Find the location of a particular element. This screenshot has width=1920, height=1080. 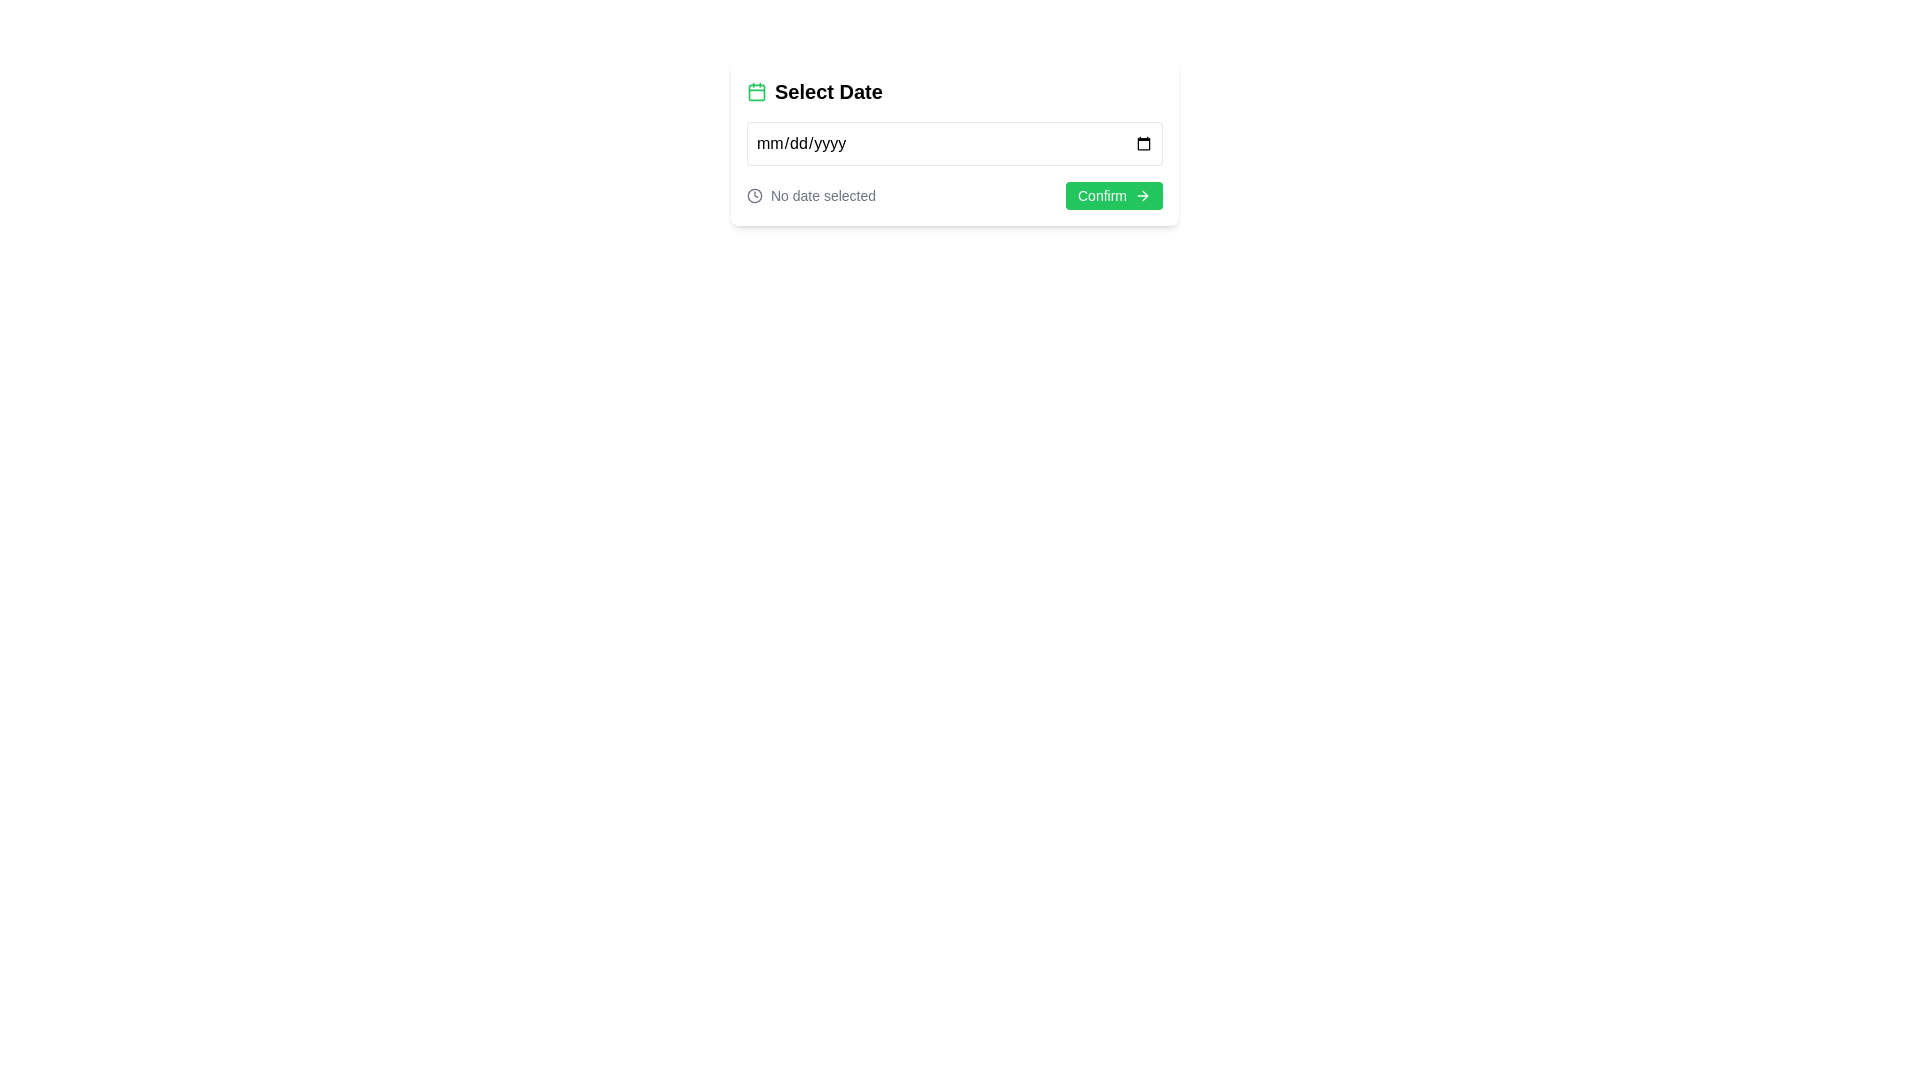

the calendar icon, which is the first component on the left within the 'Select Date' field, indicating its purpose for date selection is located at coordinates (756, 92).